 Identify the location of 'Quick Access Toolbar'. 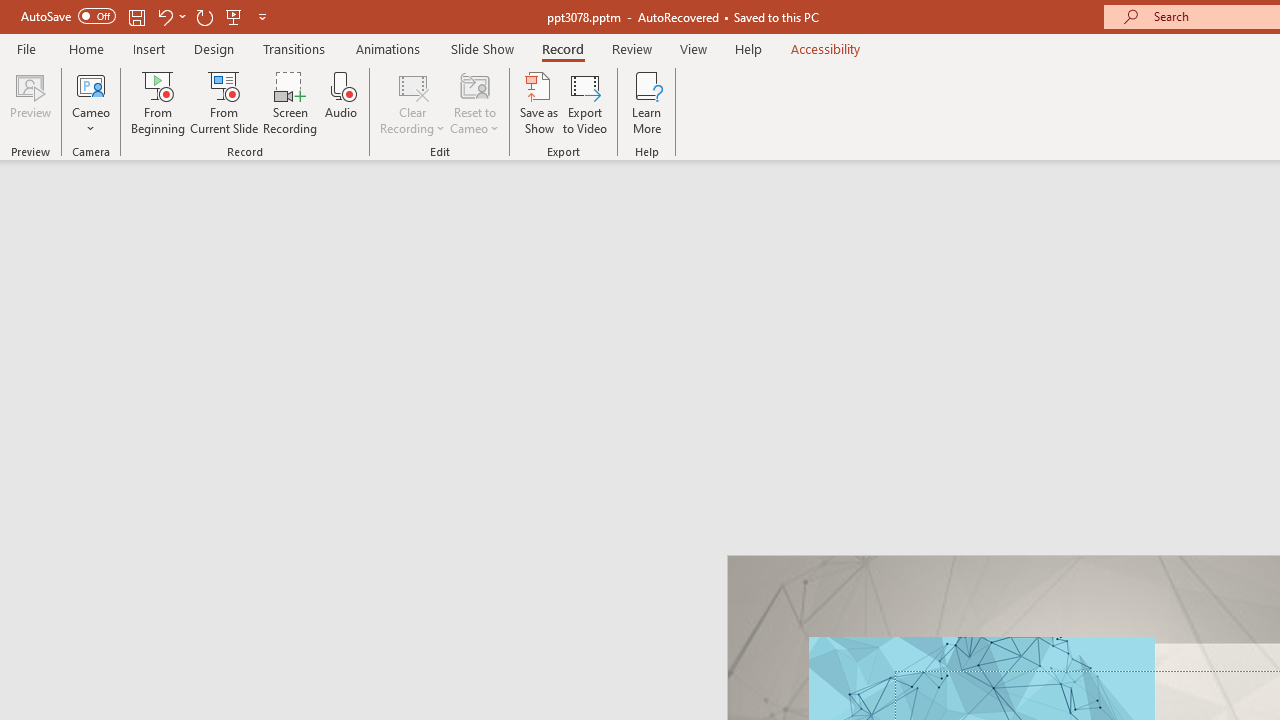
(144, 16).